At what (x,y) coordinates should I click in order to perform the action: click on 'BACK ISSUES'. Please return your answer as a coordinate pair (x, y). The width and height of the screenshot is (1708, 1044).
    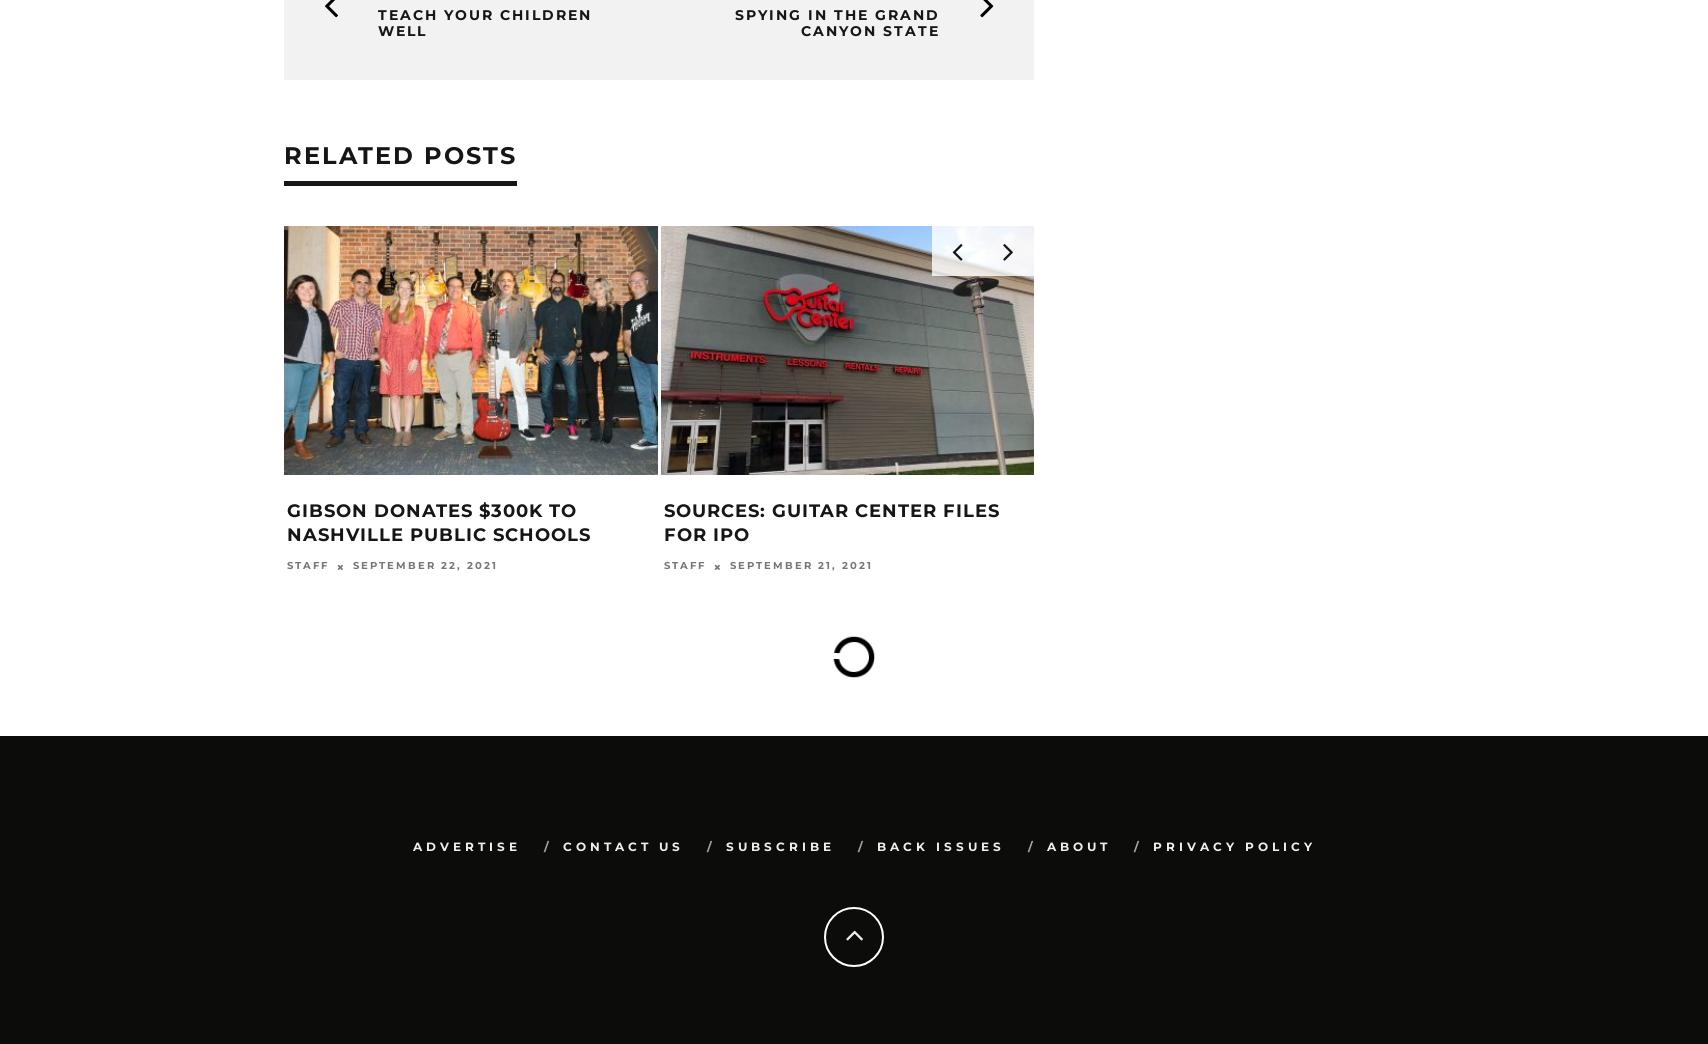
    Looking at the image, I should click on (939, 844).